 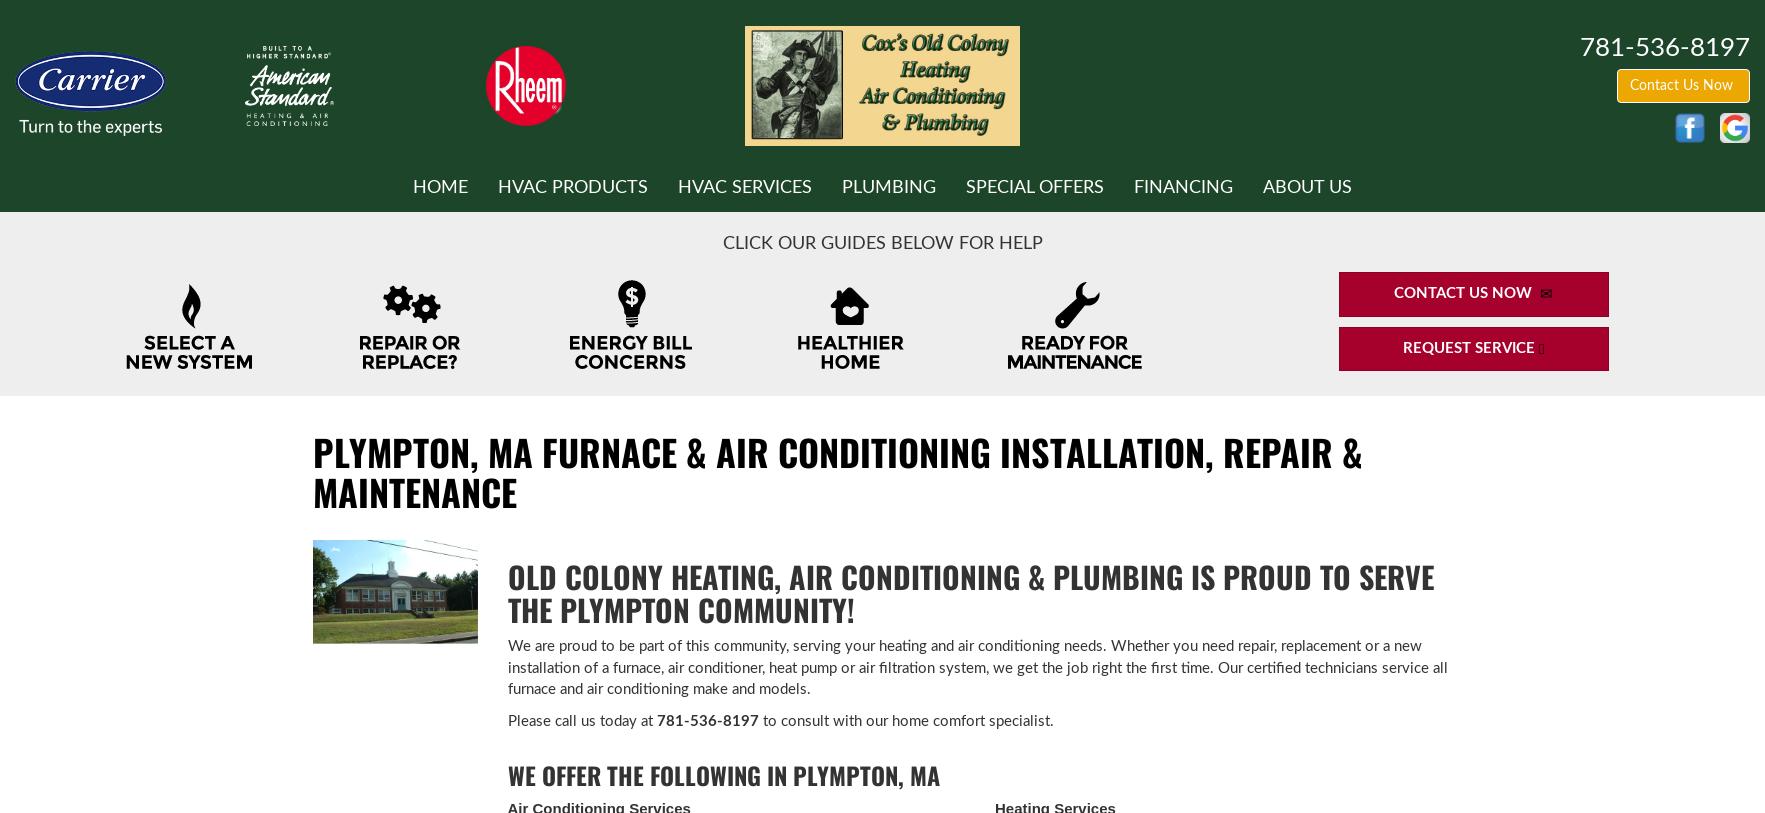 What do you see at coordinates (880, 242) in the screenshot?
I see `'Click our guides below for help'` at bounding box center [880, 242].